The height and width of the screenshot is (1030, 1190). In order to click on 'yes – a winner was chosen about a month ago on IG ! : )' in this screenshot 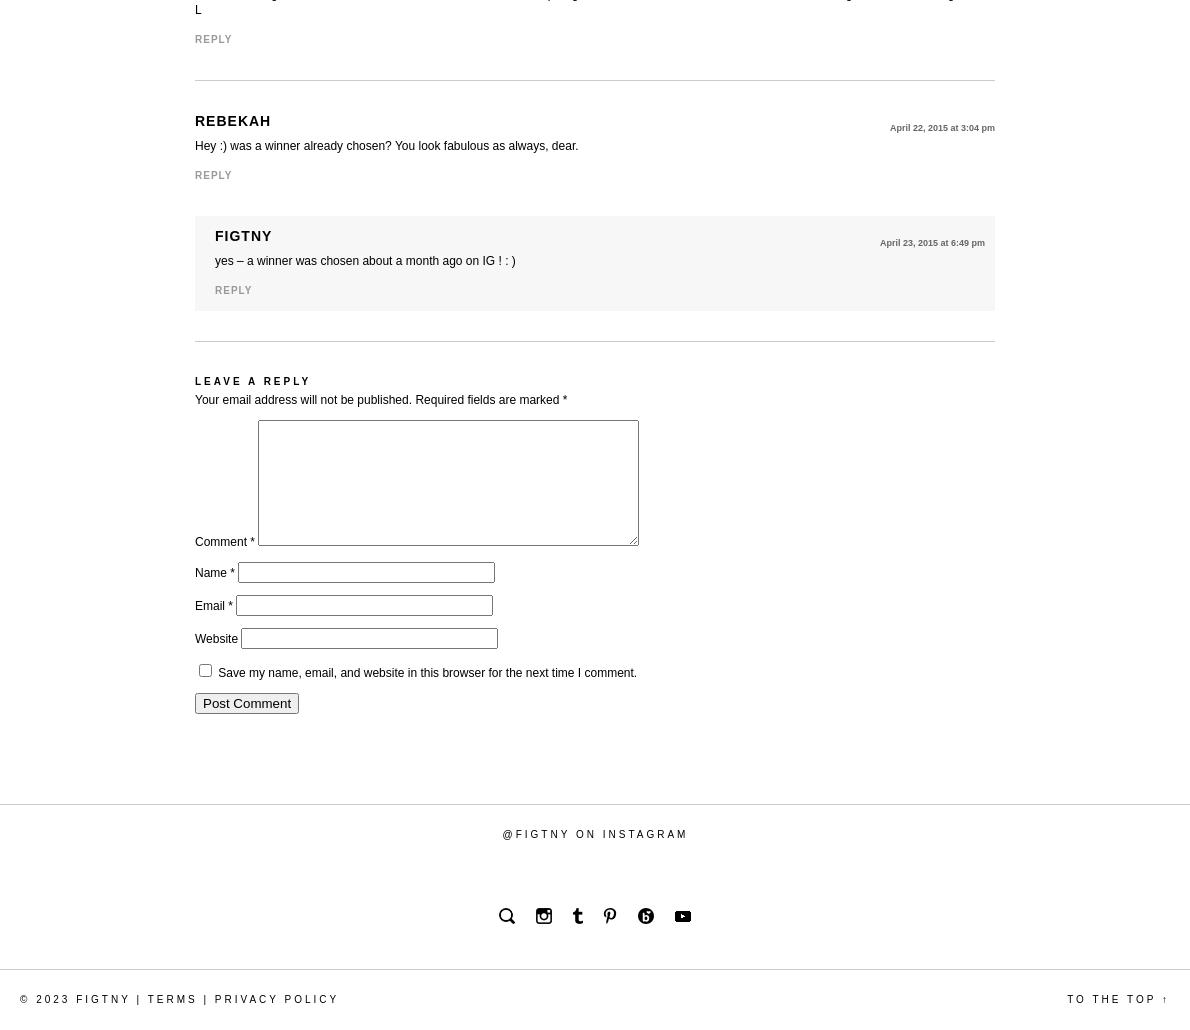, I will do `click(363, 260)`.